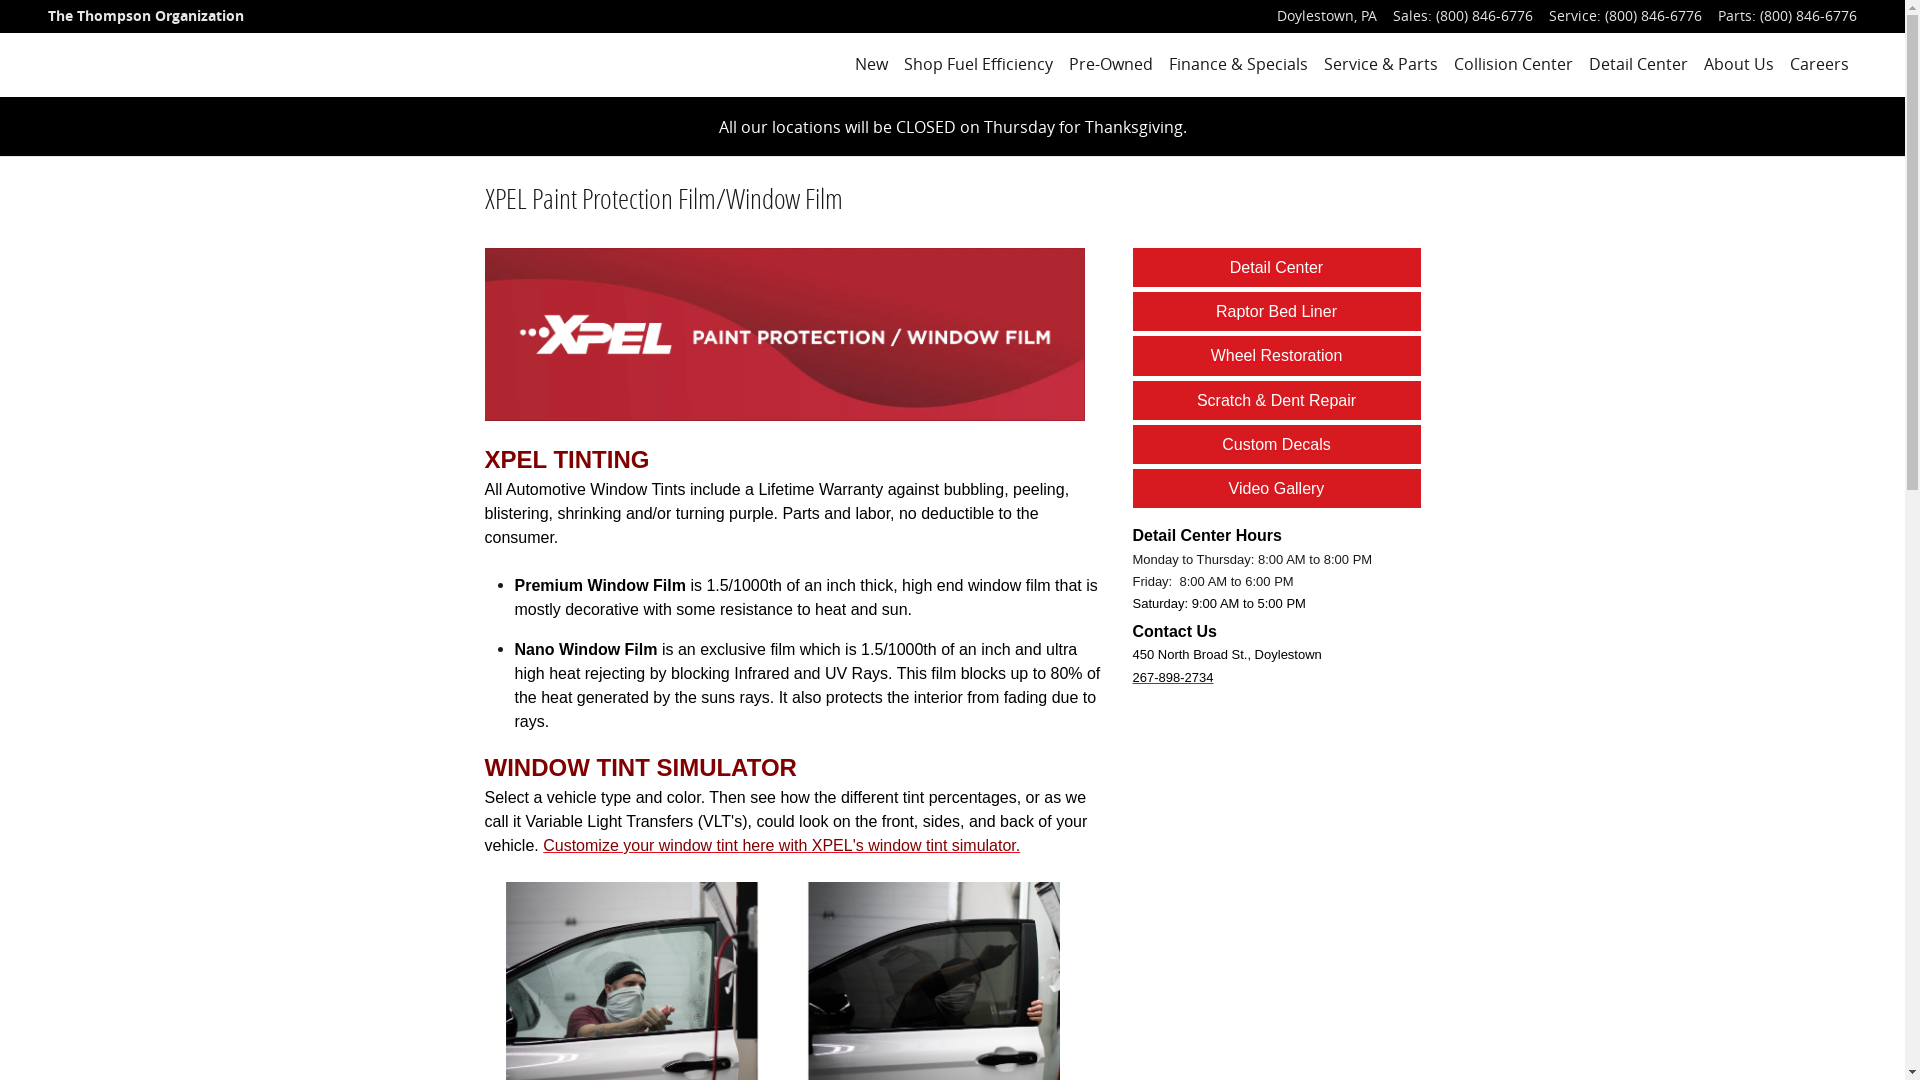 Image resolution: width=1920 pixels, height=1080 pixels. I want to click on 'Doylestown, PA', so click(1326, 15).